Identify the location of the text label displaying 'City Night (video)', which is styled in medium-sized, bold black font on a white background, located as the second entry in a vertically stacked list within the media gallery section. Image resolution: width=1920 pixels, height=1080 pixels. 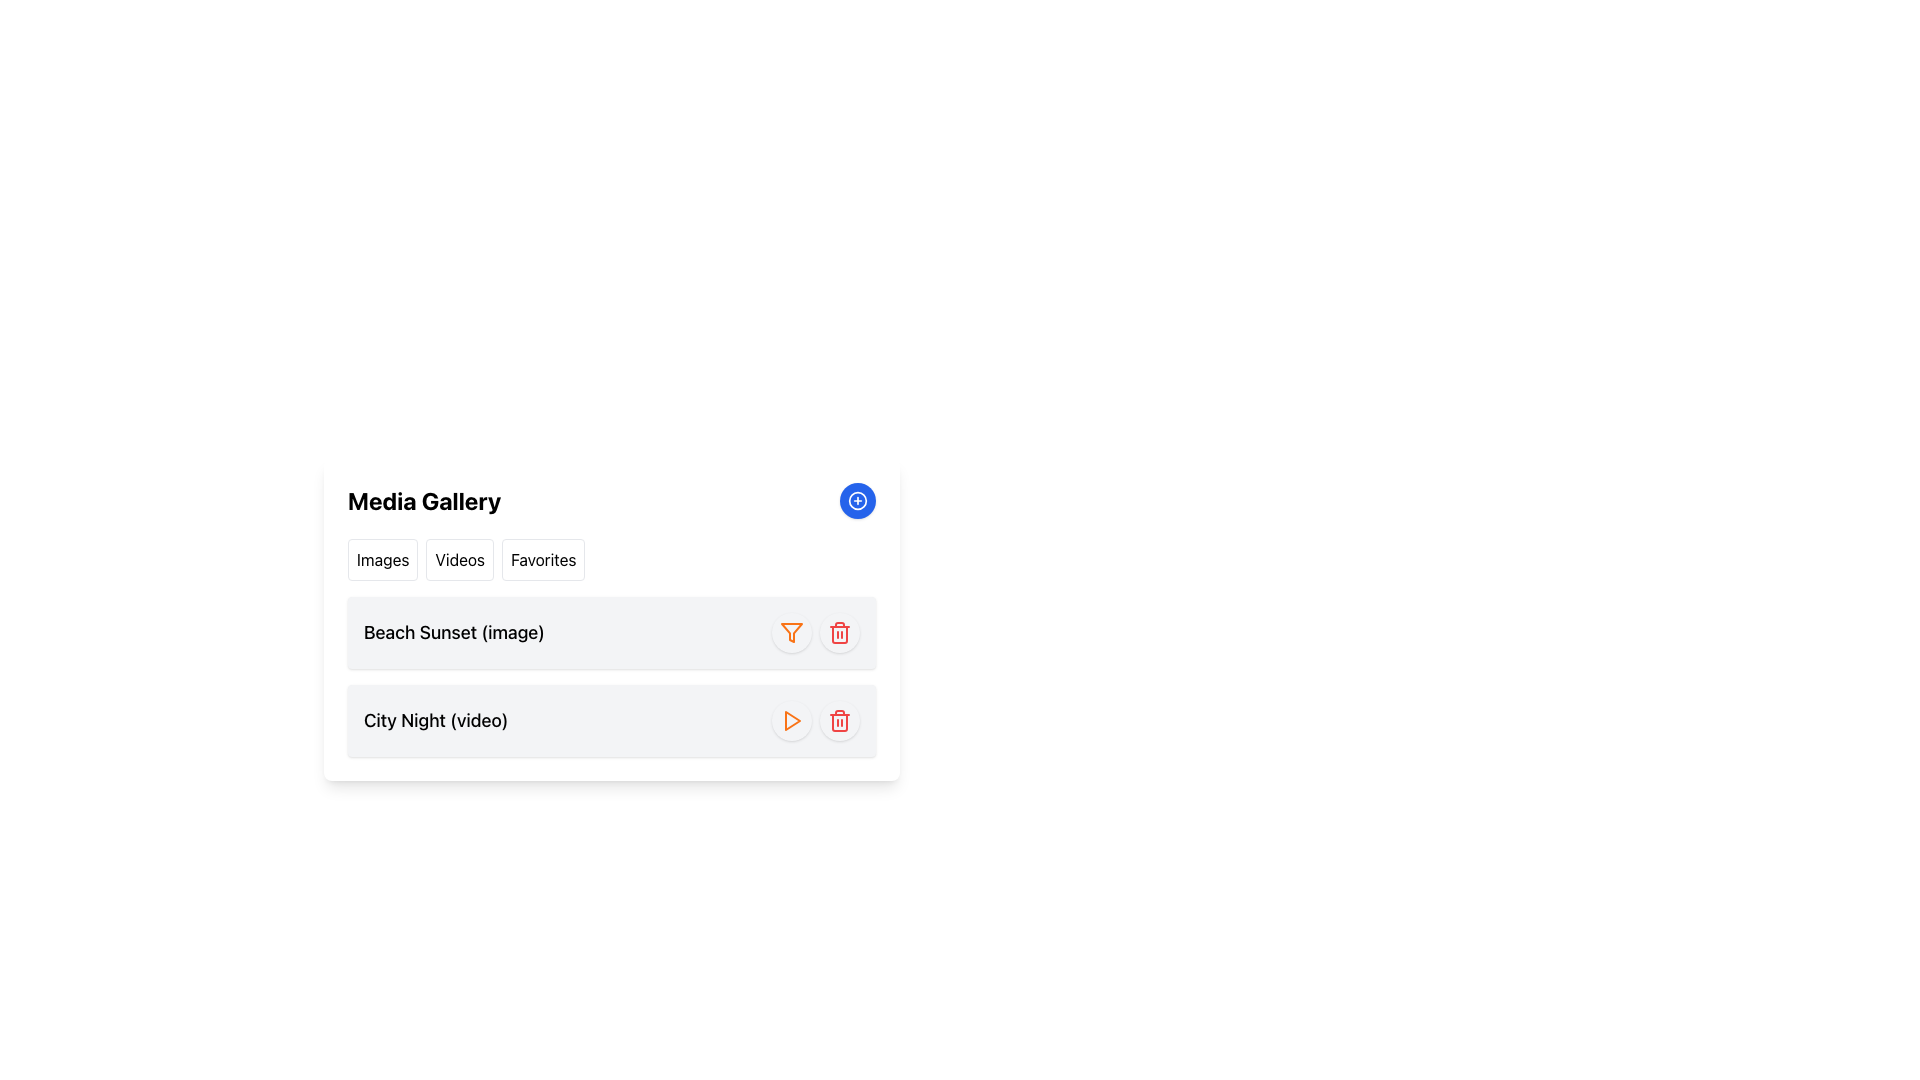
(435, 721).